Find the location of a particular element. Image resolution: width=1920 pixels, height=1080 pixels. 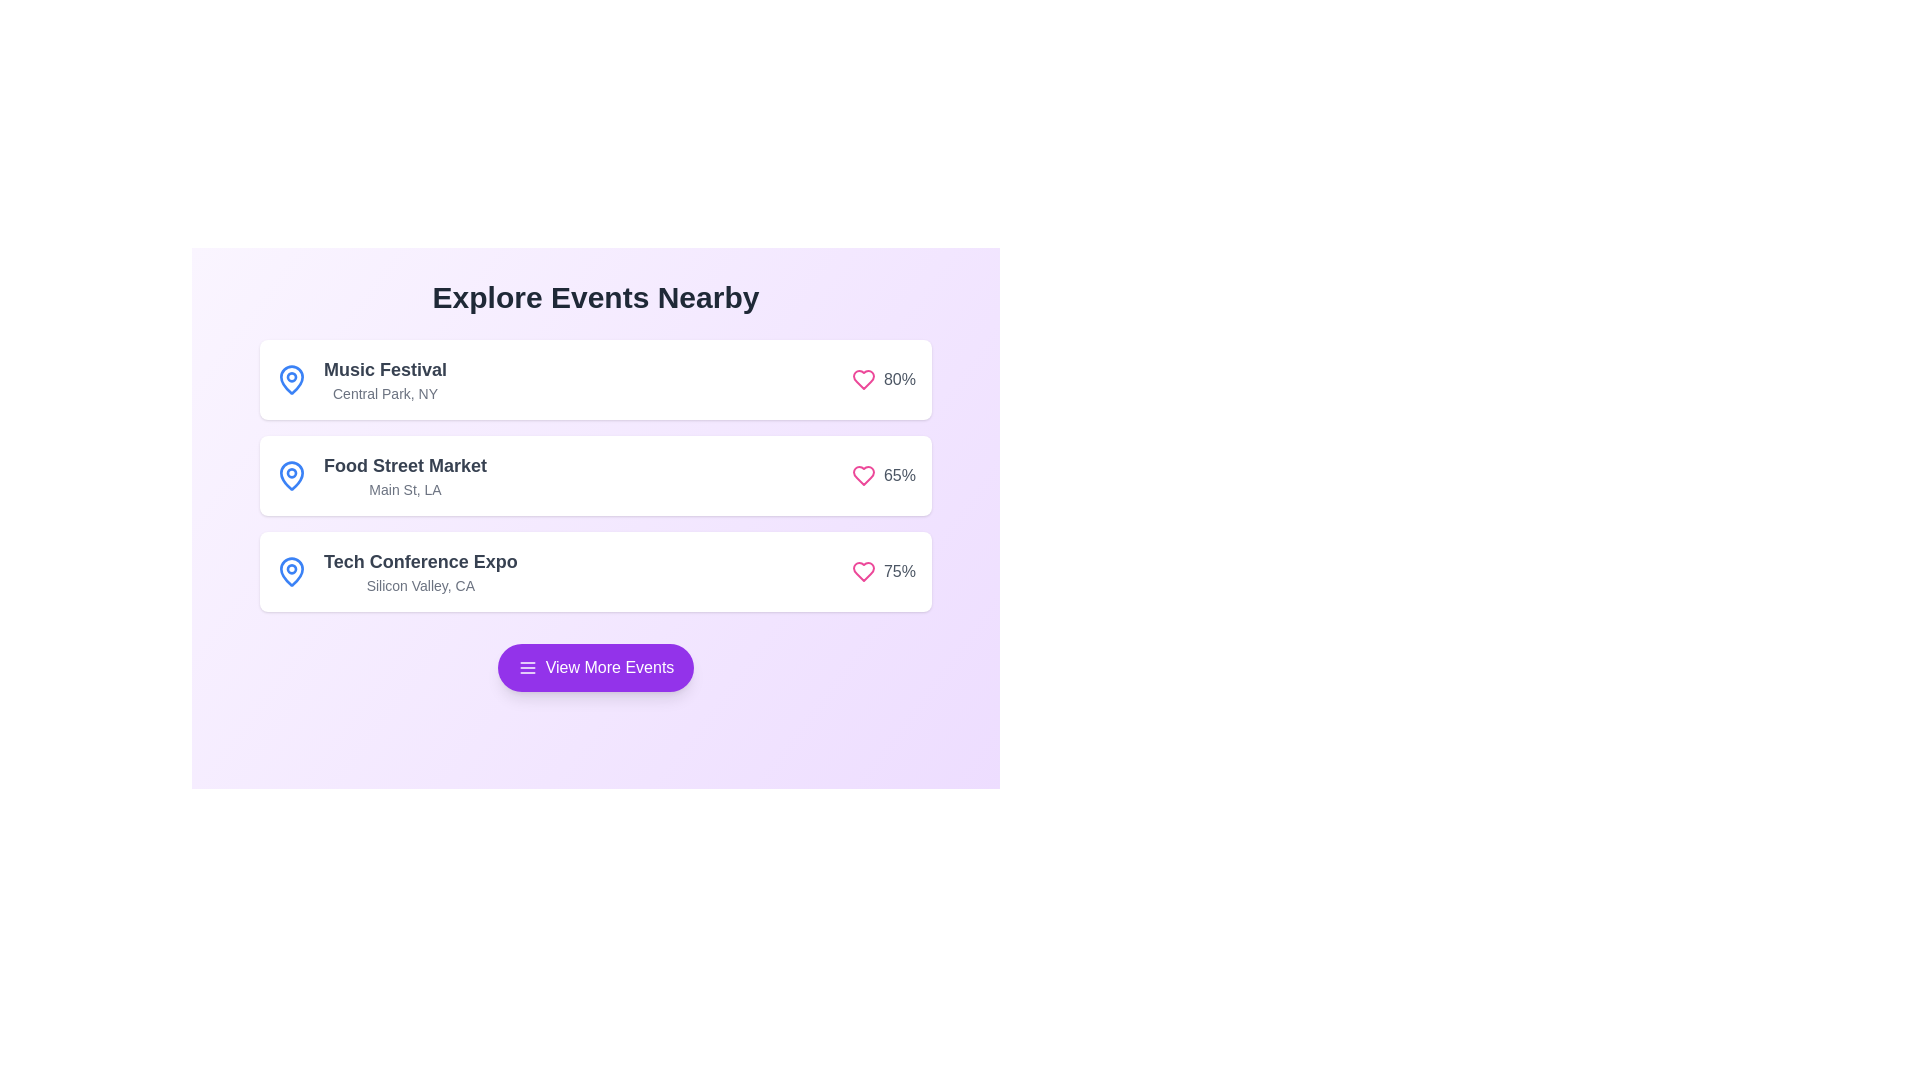

the Header Text that serves as an introductory title for nearby events, positioned at the top of the section beneath the header area is located at coordinates (594, 297).